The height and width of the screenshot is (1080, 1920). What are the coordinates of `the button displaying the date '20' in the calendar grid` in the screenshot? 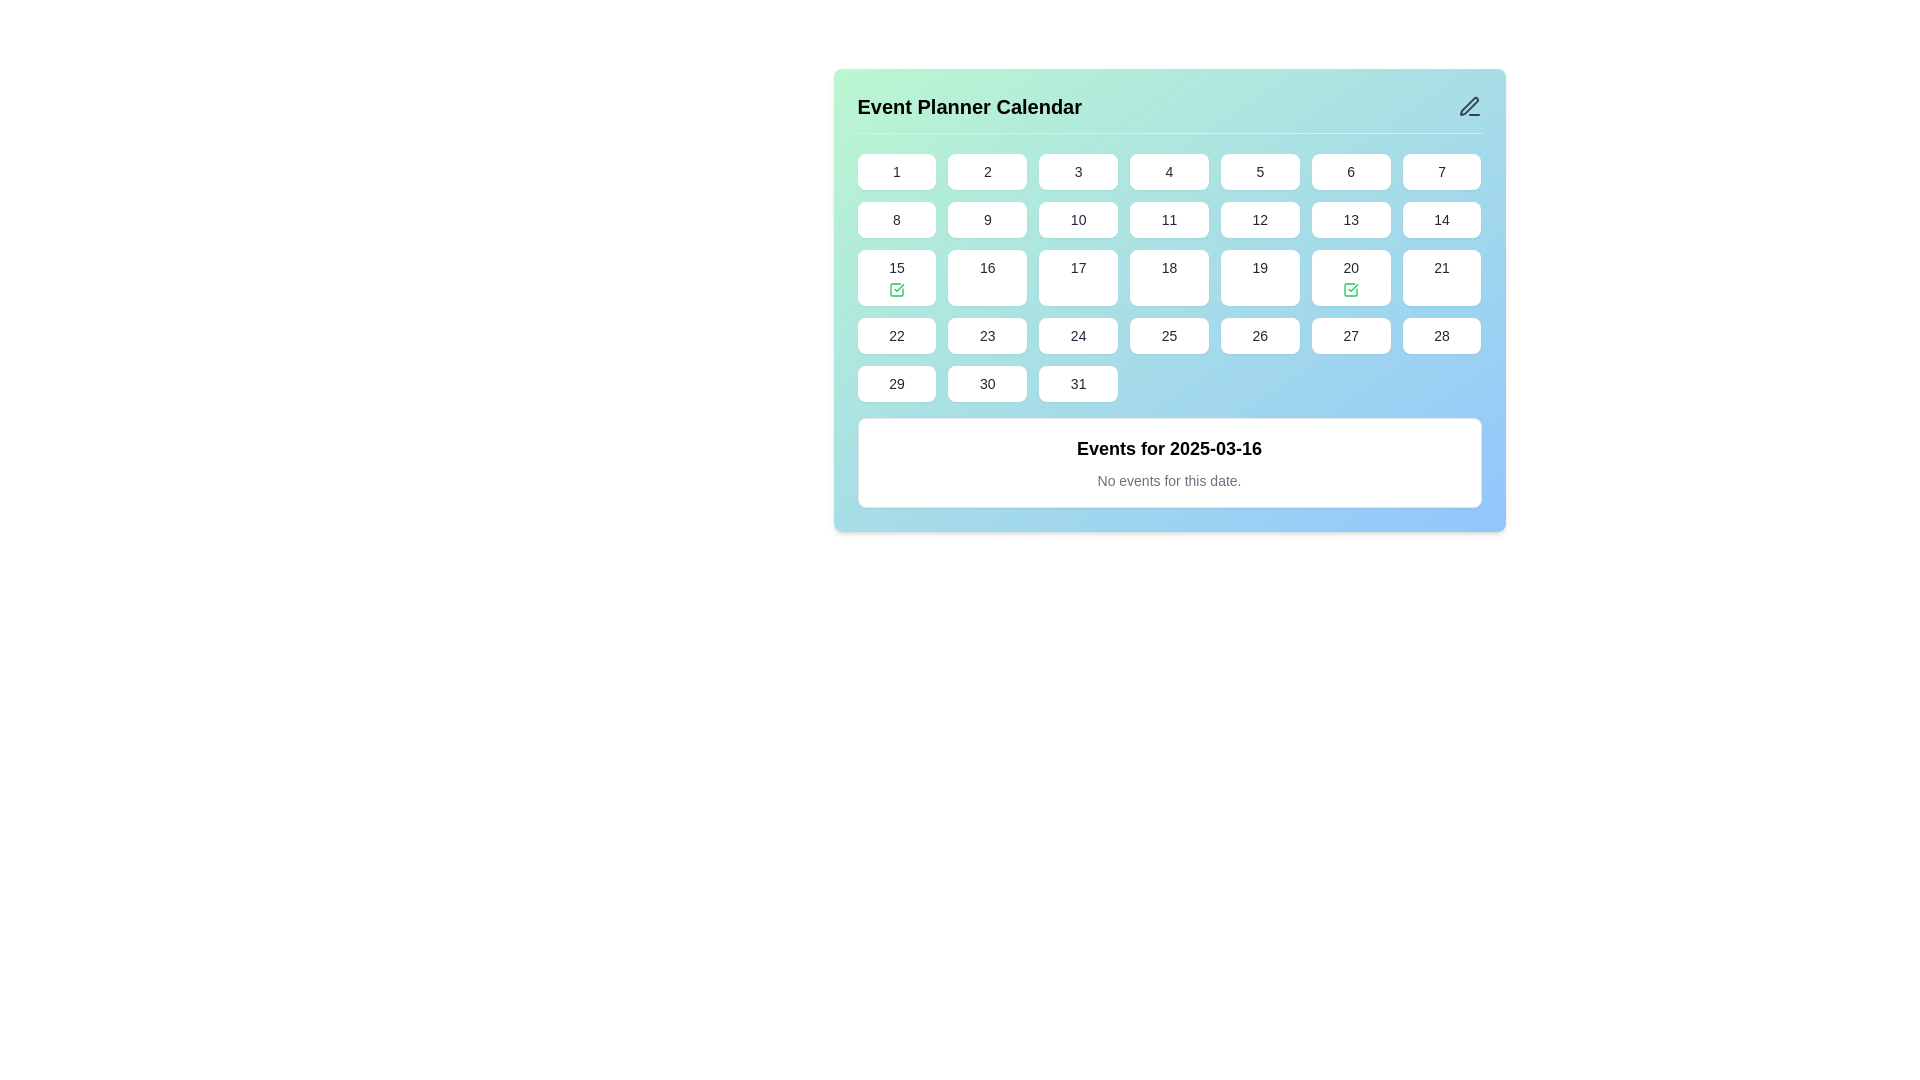 It's located at (1351, 277).